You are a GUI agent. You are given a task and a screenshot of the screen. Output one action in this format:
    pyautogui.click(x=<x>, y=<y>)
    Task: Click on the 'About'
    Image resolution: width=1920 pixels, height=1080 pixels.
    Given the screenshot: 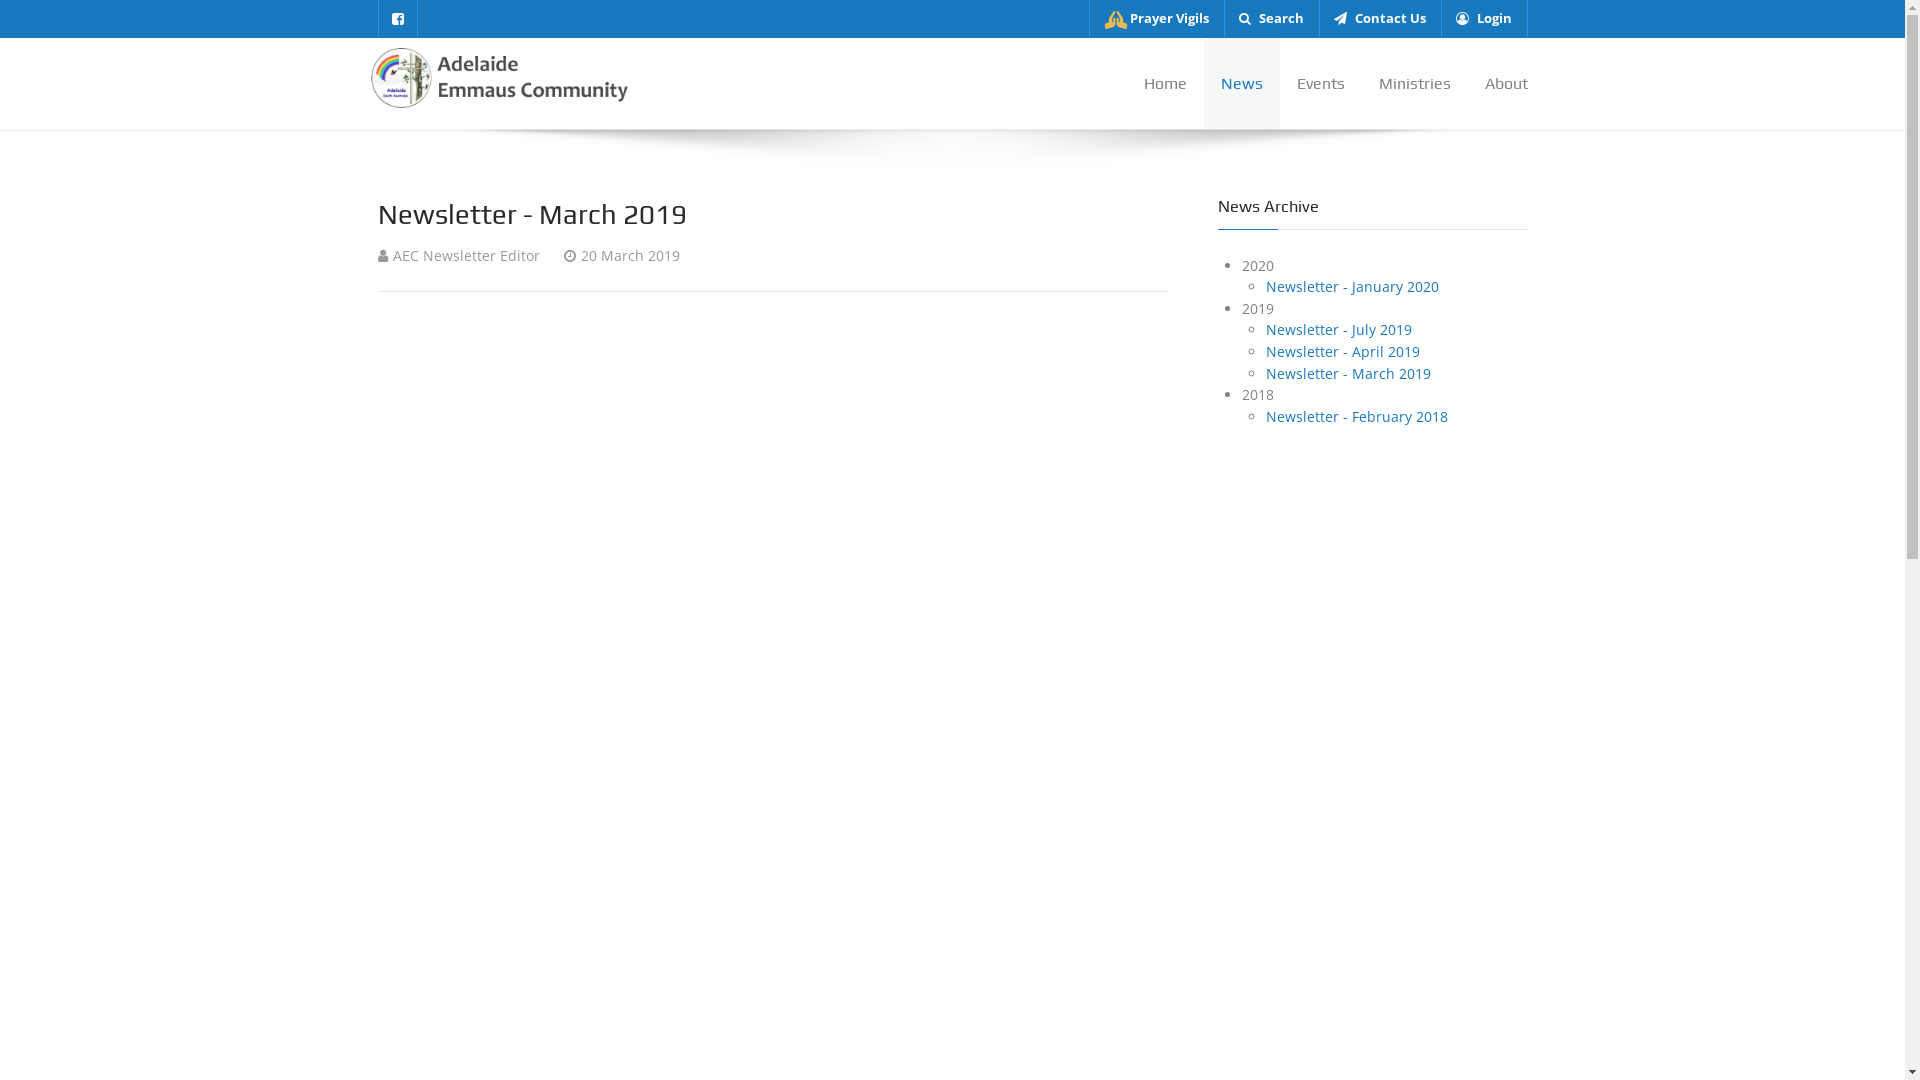 What is the action you would take?
    pyautogui.click(x=1497, y=82)
    